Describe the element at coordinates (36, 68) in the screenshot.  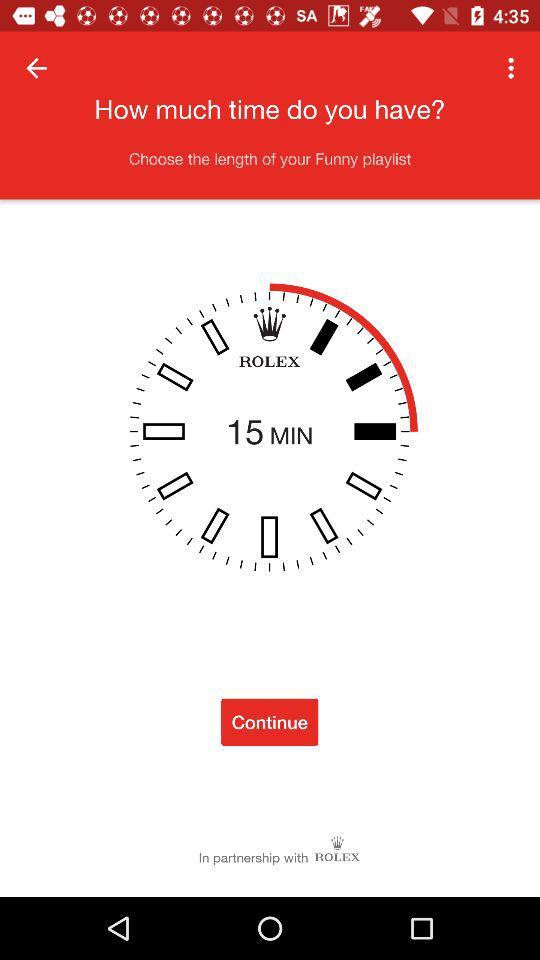
I see `item at the top left corner` at that location.